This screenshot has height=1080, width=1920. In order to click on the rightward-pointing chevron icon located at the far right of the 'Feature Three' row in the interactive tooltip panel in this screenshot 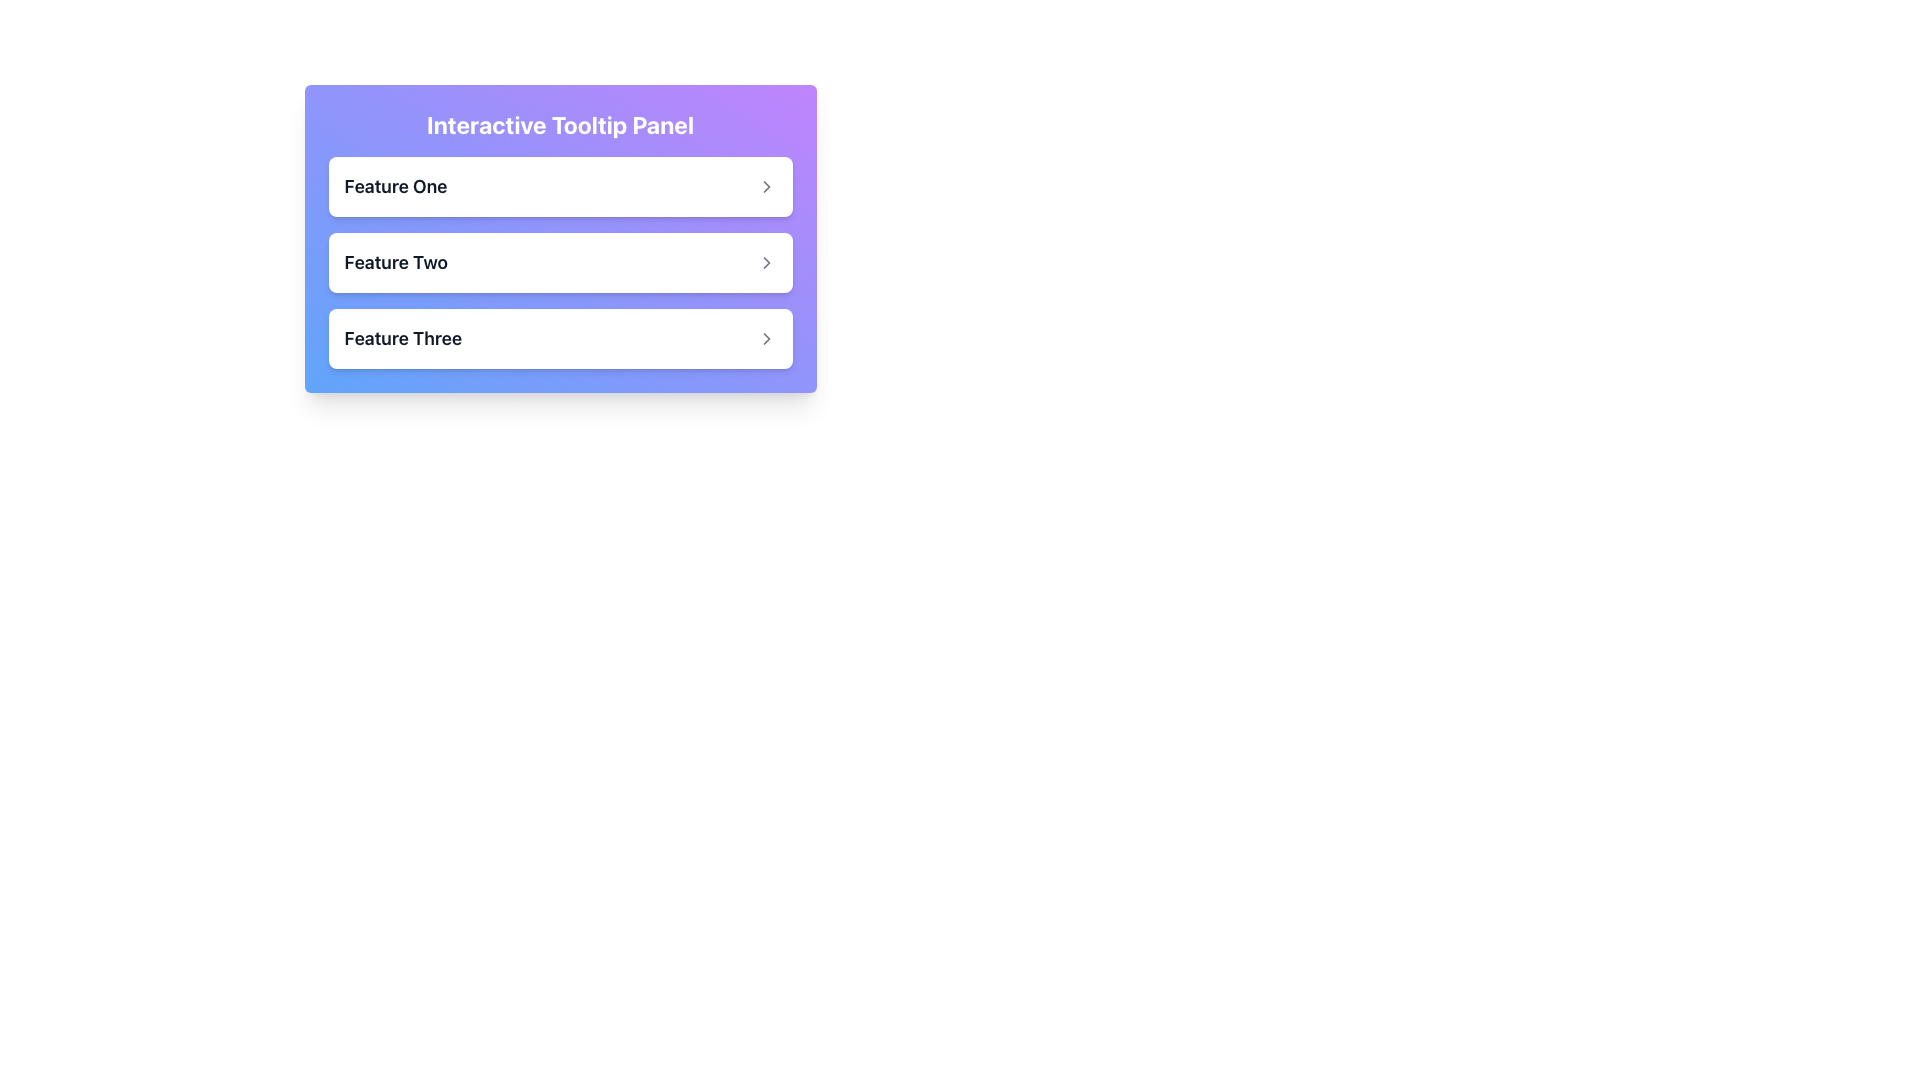, I will do `click(765, 338)`.